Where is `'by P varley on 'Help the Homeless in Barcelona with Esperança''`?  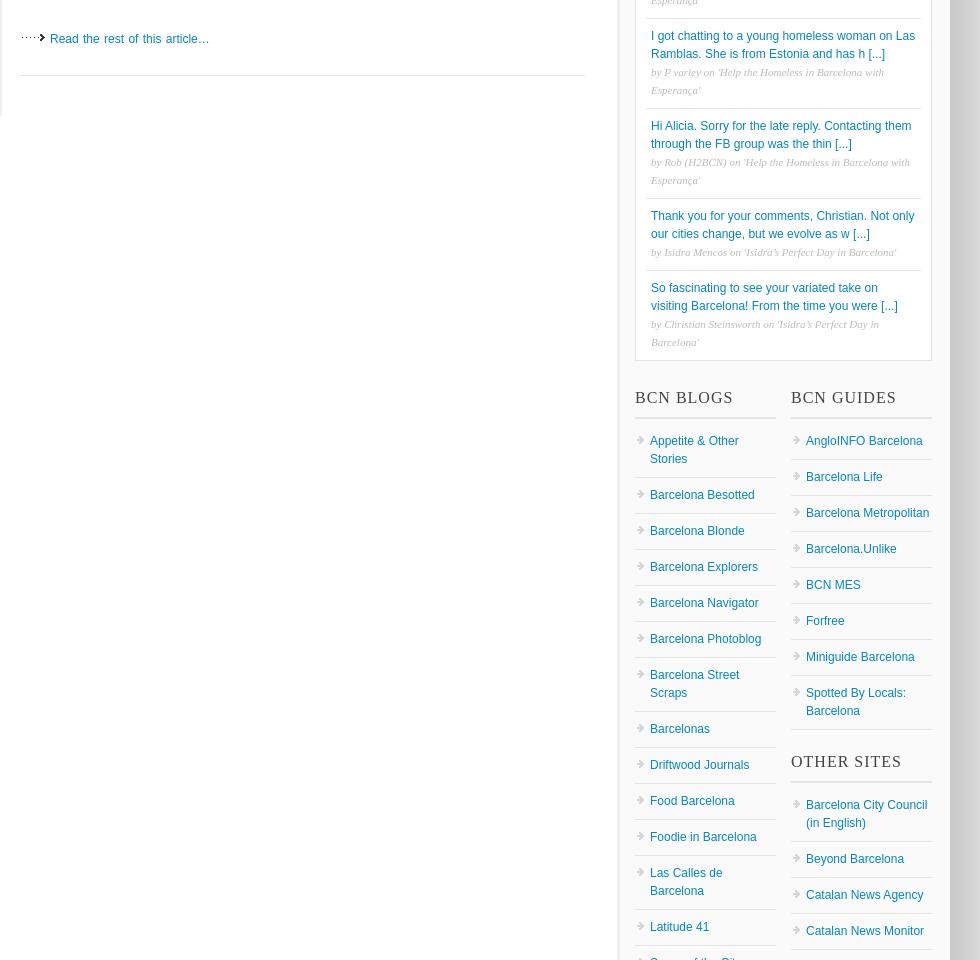 'by P varley on 'Help the Homeless in Barcelona with Esperança'' is located at coordinates (767, 79).